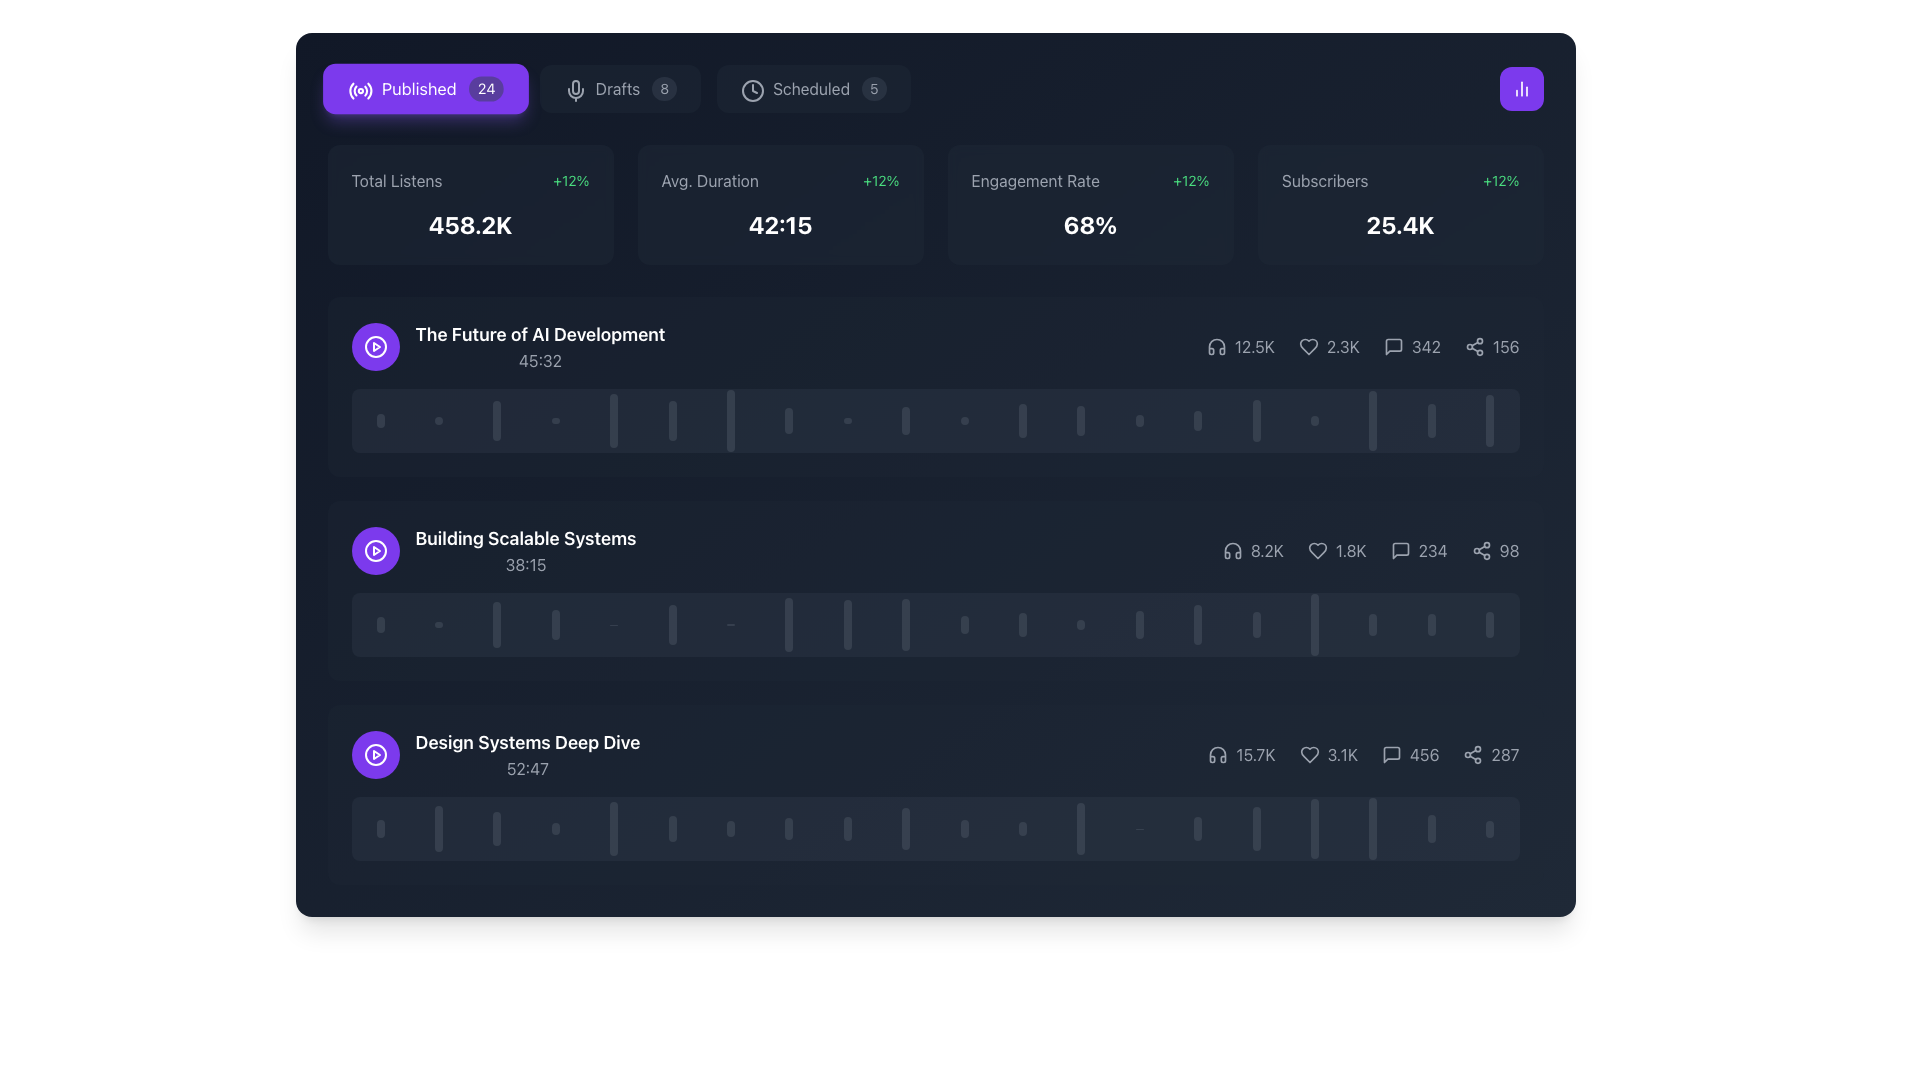 This screenshot has width=1920, height=1080. I want to click on the vertical slider, so click(1255, 815).